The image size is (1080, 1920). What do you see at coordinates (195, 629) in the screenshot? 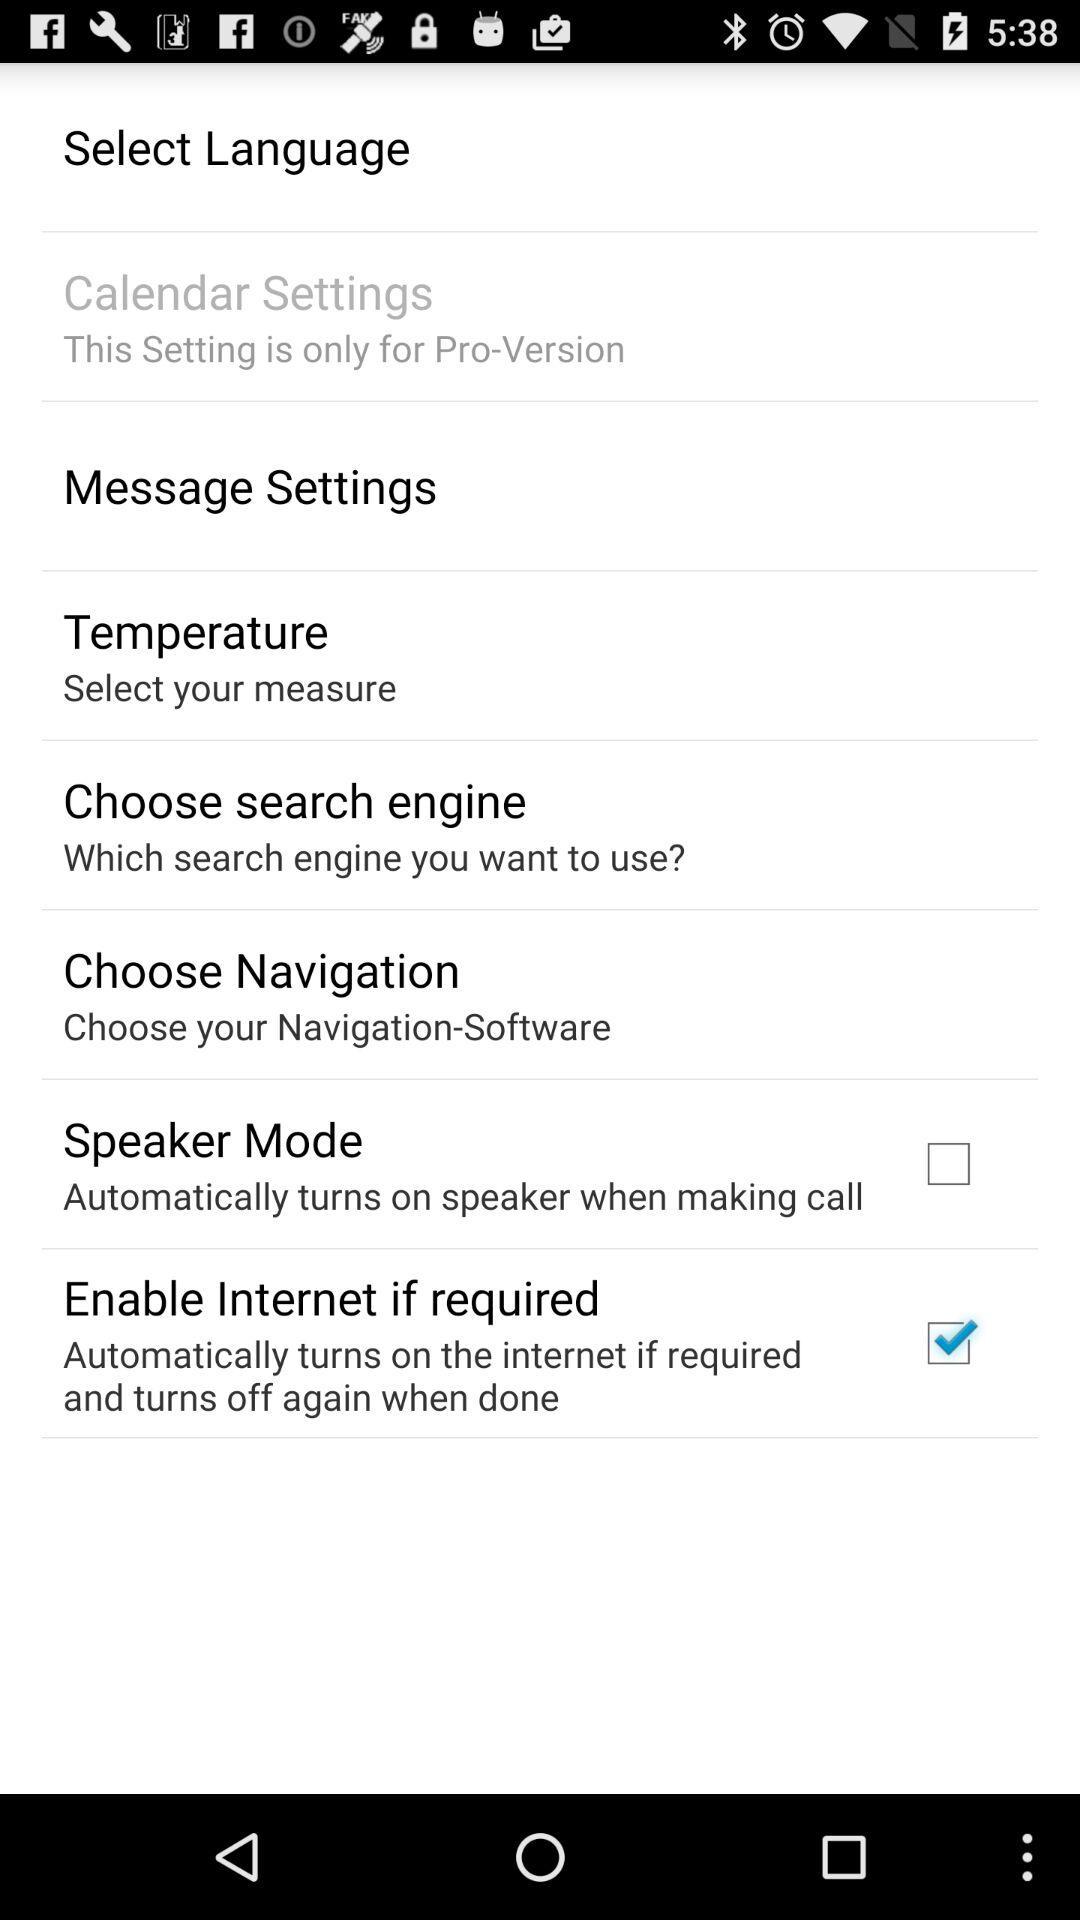
I see `item below message settings` at bounding box center [195, 629].